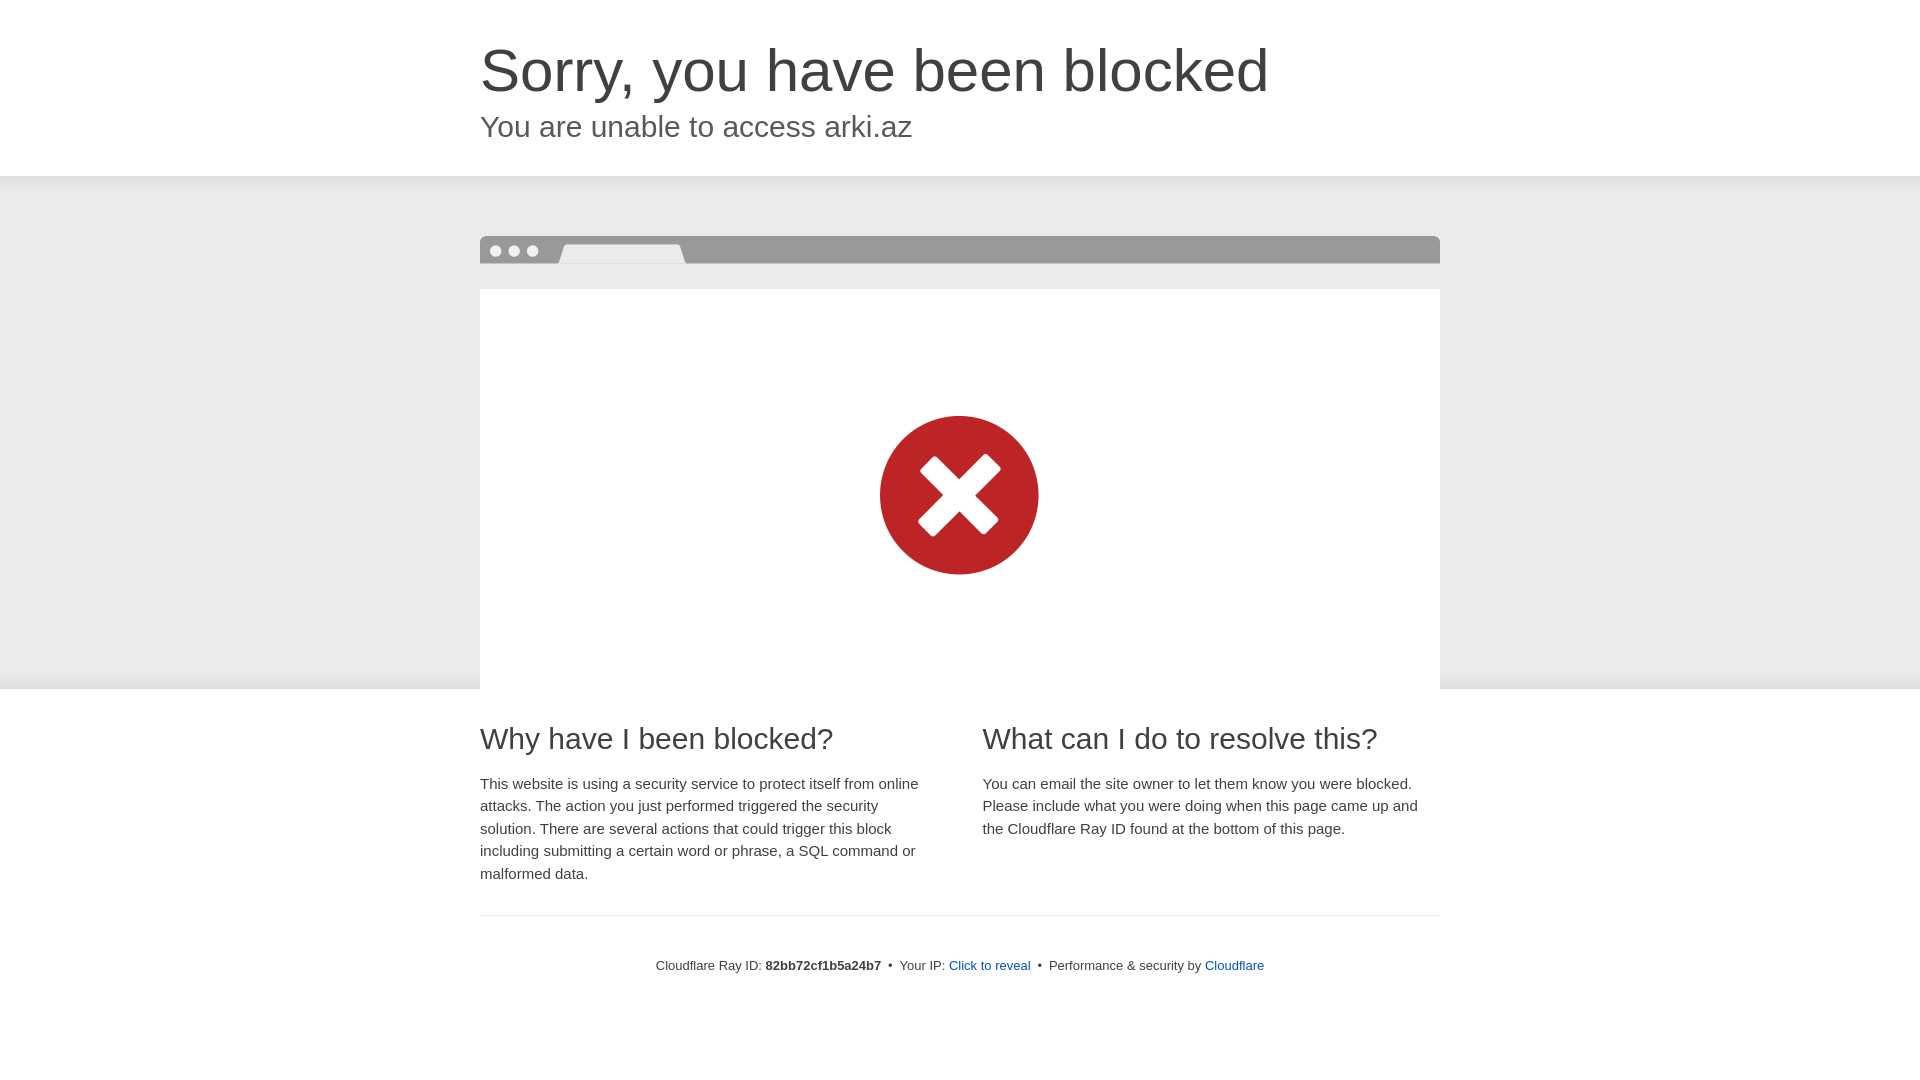 The image size is (1920, 1080). Describe the element at coordinates (1233, 964) in the screenshot. I see `'Cloudflare'` at that location.